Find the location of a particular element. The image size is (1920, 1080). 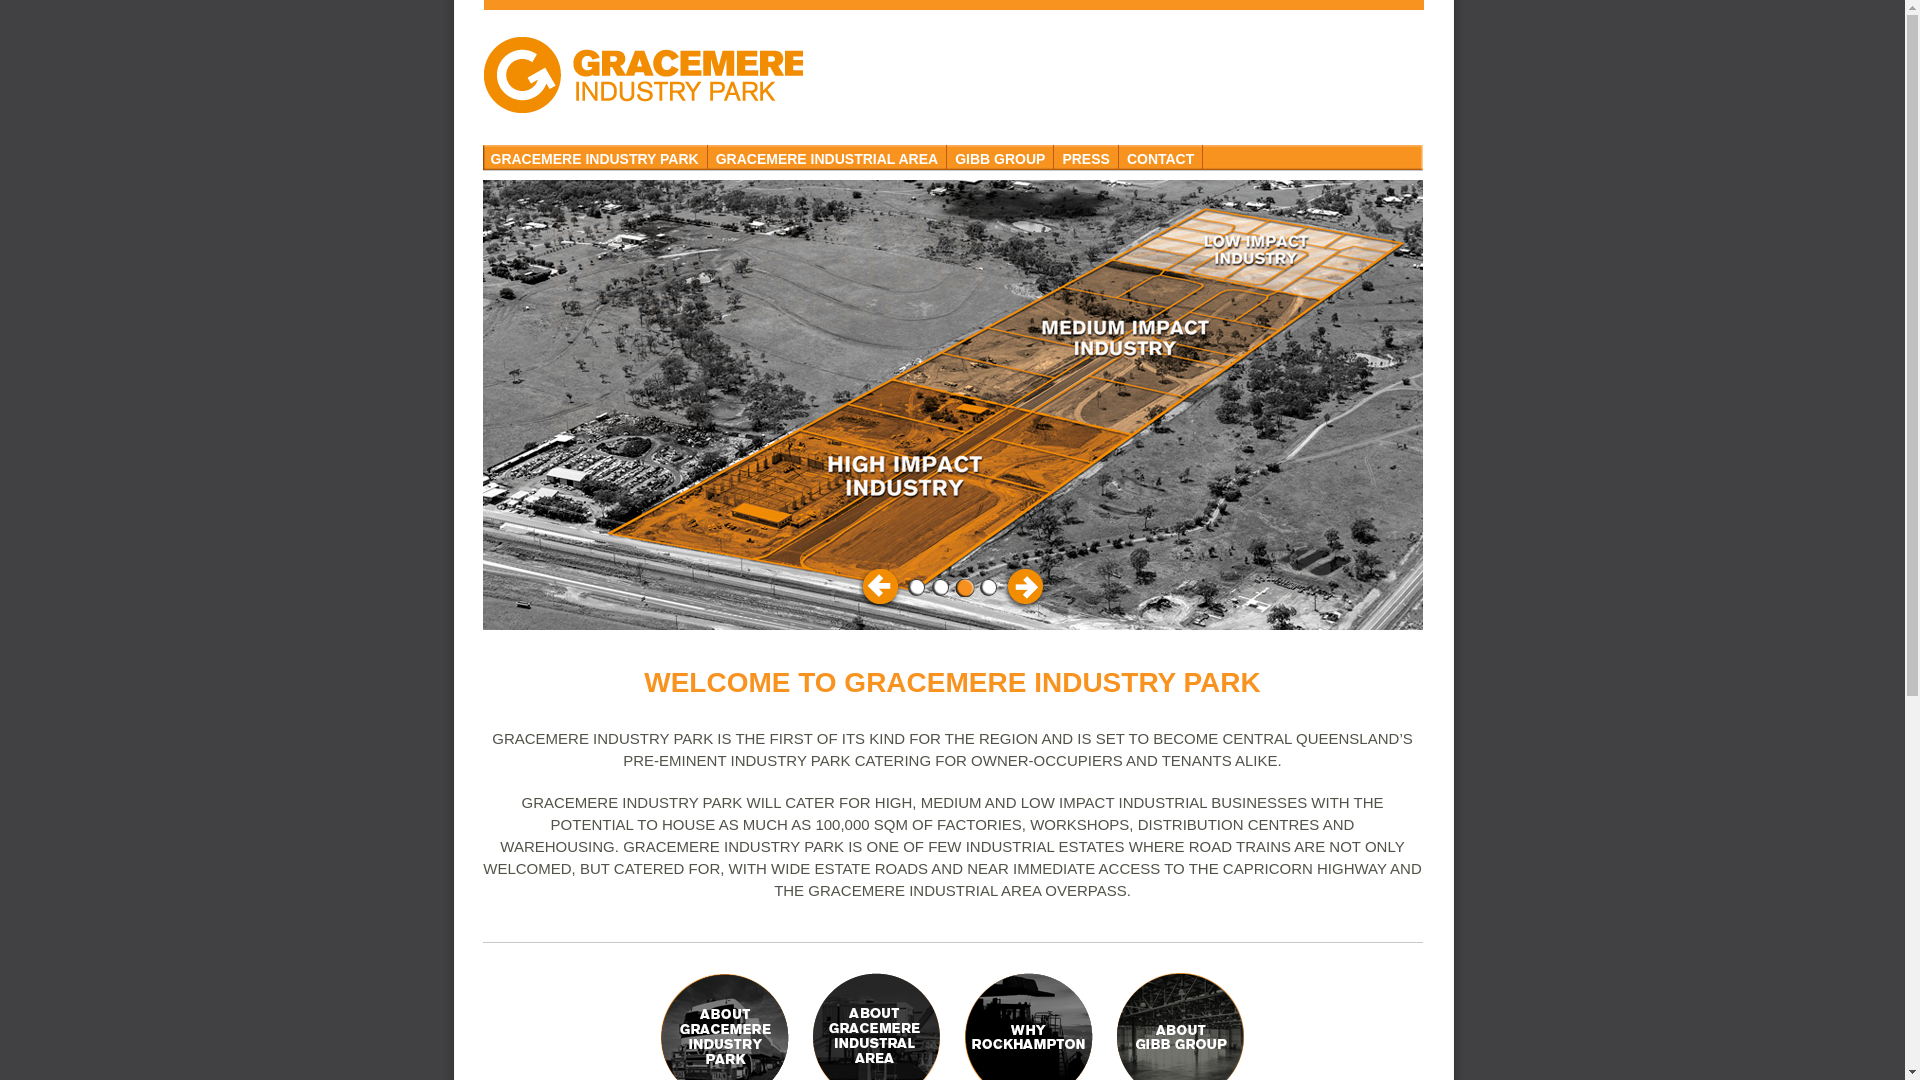

'2' is located at coordinates (939, 586).